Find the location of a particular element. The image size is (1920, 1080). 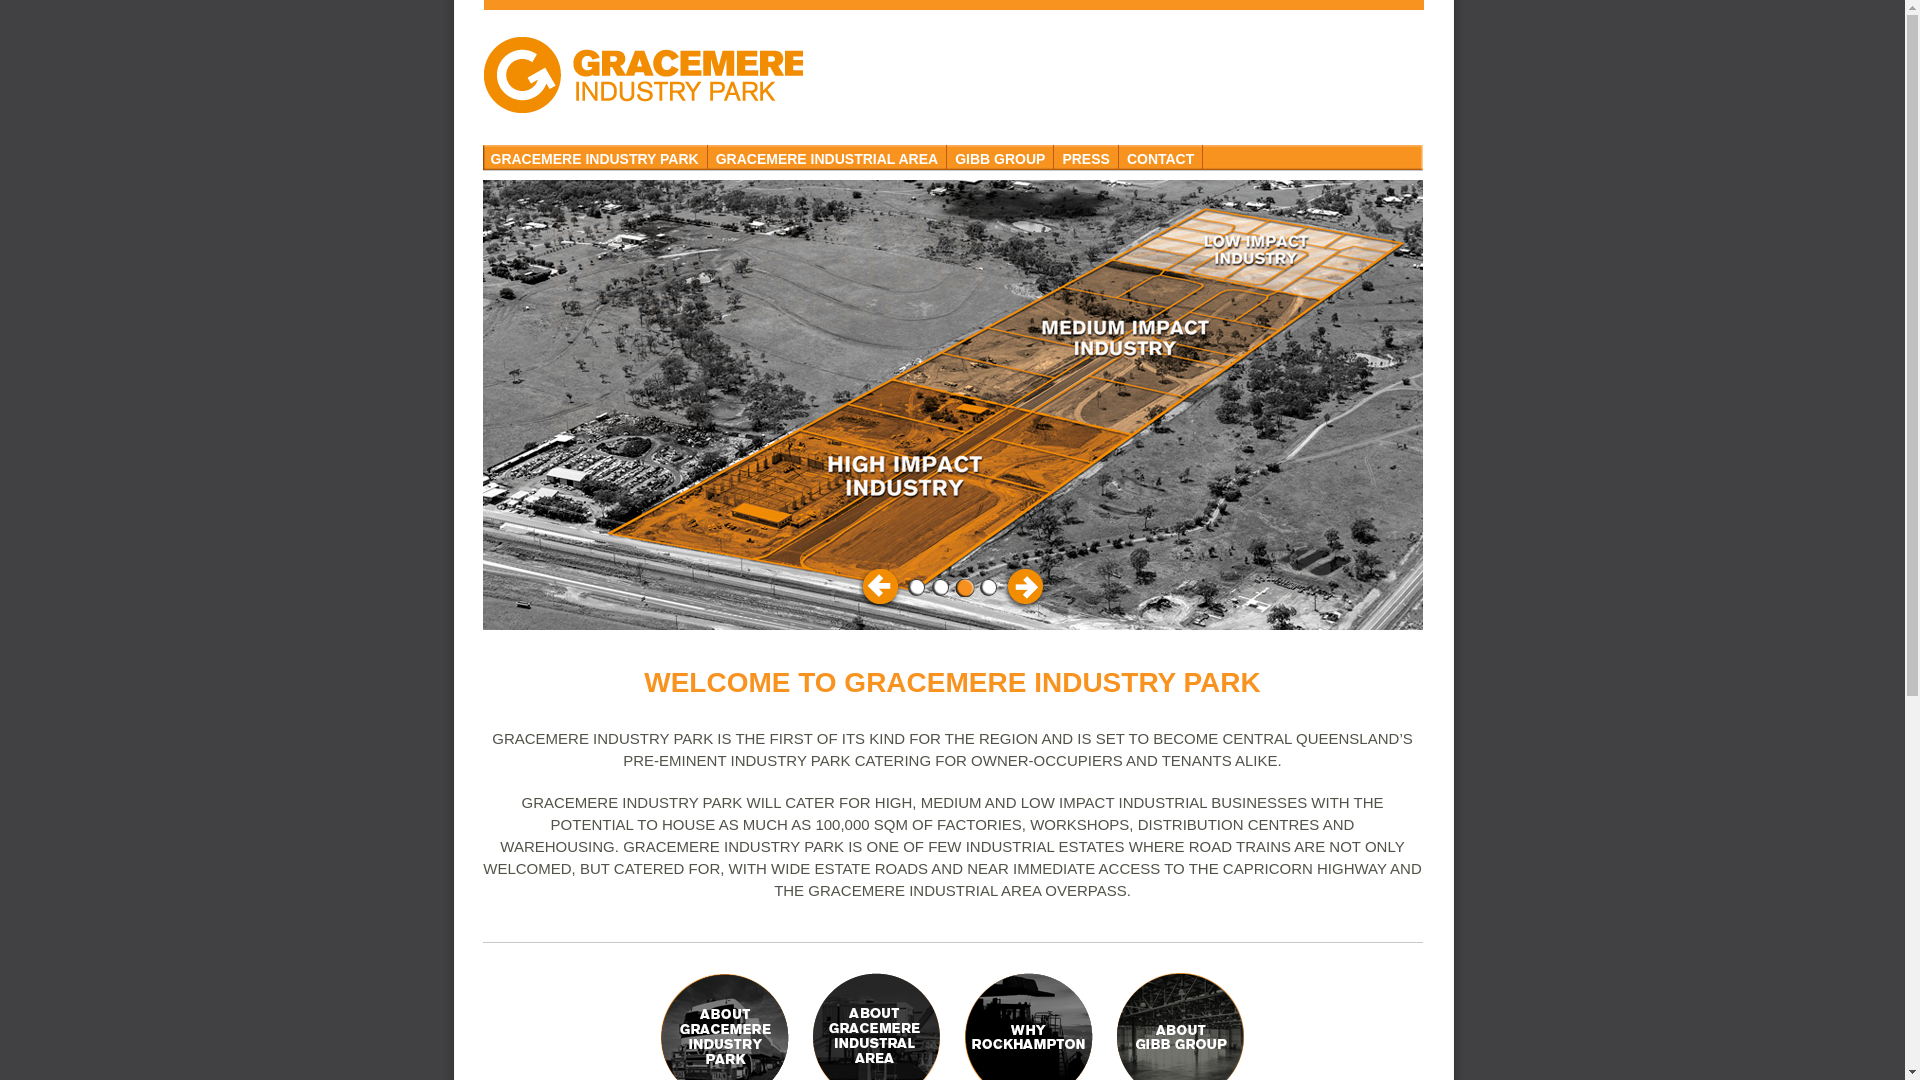

'2' is located at coordinates (939, 586).